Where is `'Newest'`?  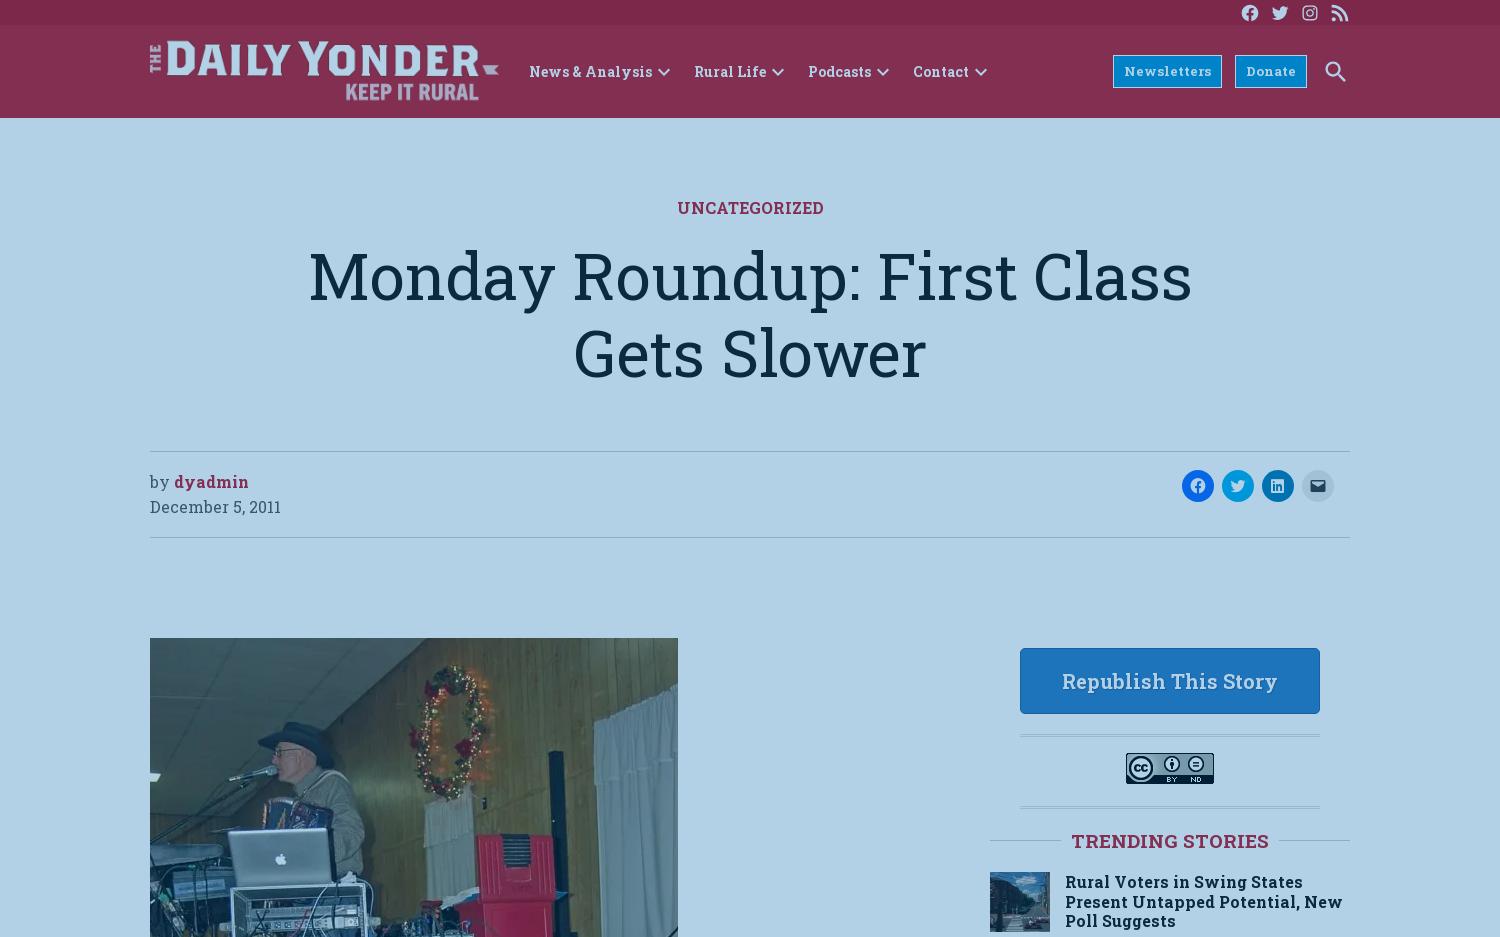
'Newest' is located at coordinates (963, 132).